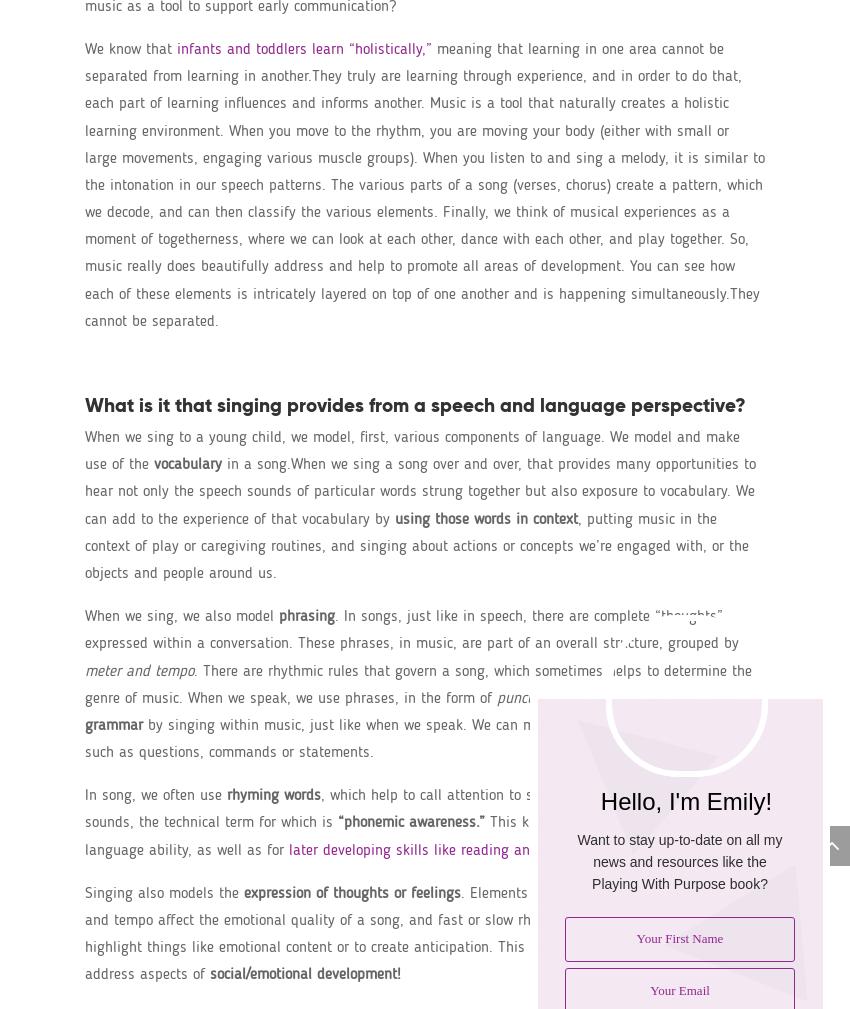 This screenshot has height=1009, width=850. What do you see at coordinates (417, 545) in the screenshot?
I see `', putting music in the context of play or caregiving routines, and singing about actions or concepts we’re engaged with, or the objects and people around us.'` at bounding box center [417, 545].